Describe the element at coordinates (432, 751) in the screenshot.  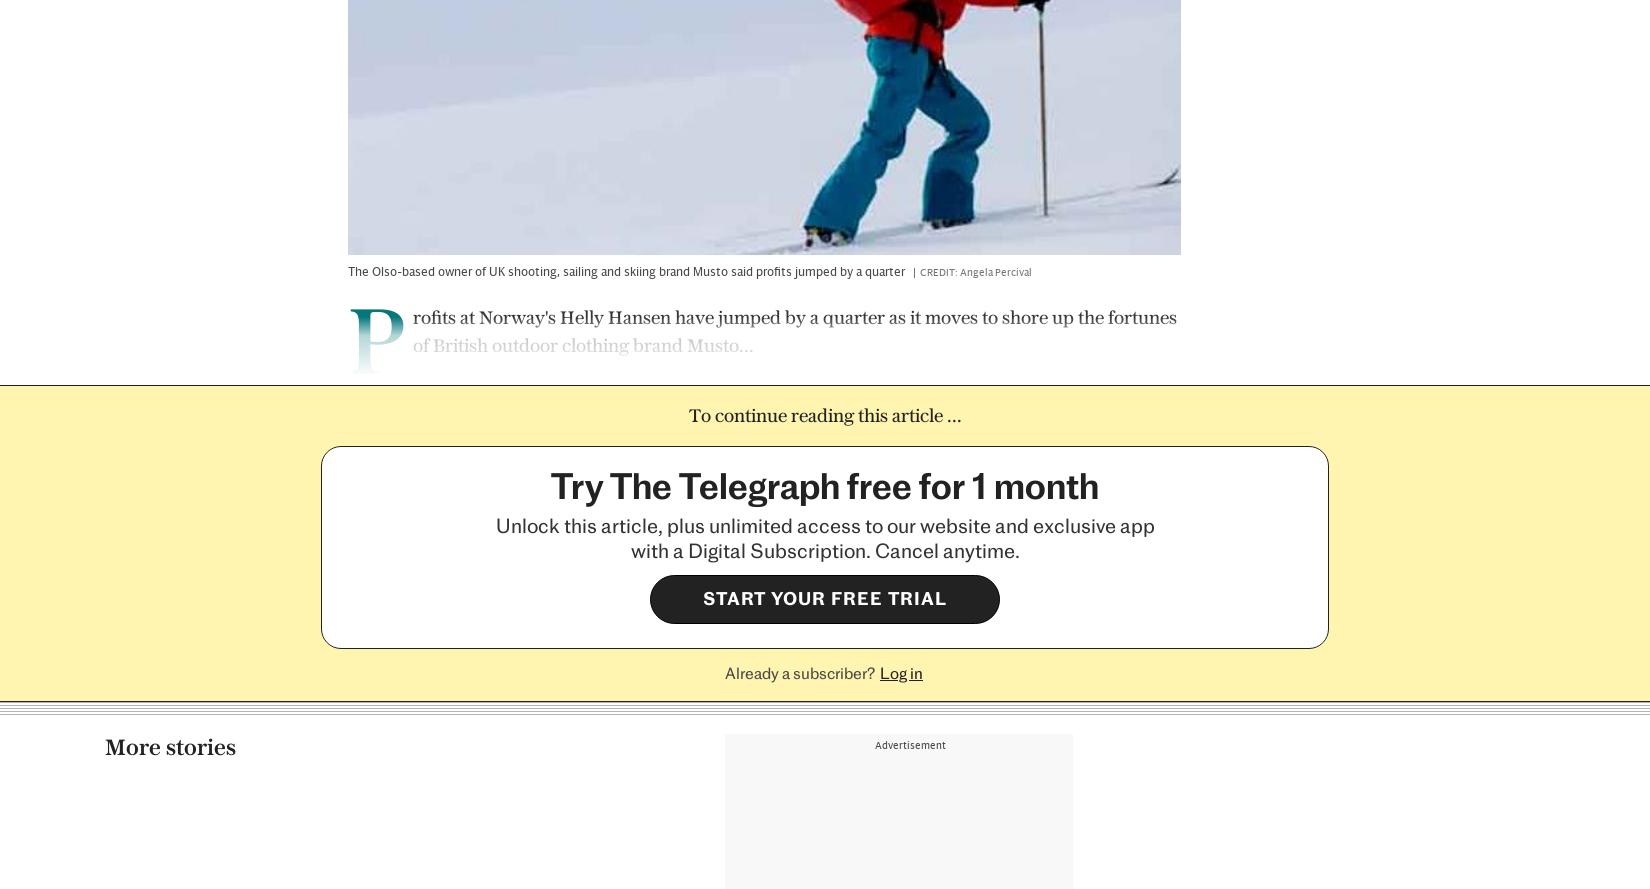
I see `'Telegraph Reporters'` at that location.